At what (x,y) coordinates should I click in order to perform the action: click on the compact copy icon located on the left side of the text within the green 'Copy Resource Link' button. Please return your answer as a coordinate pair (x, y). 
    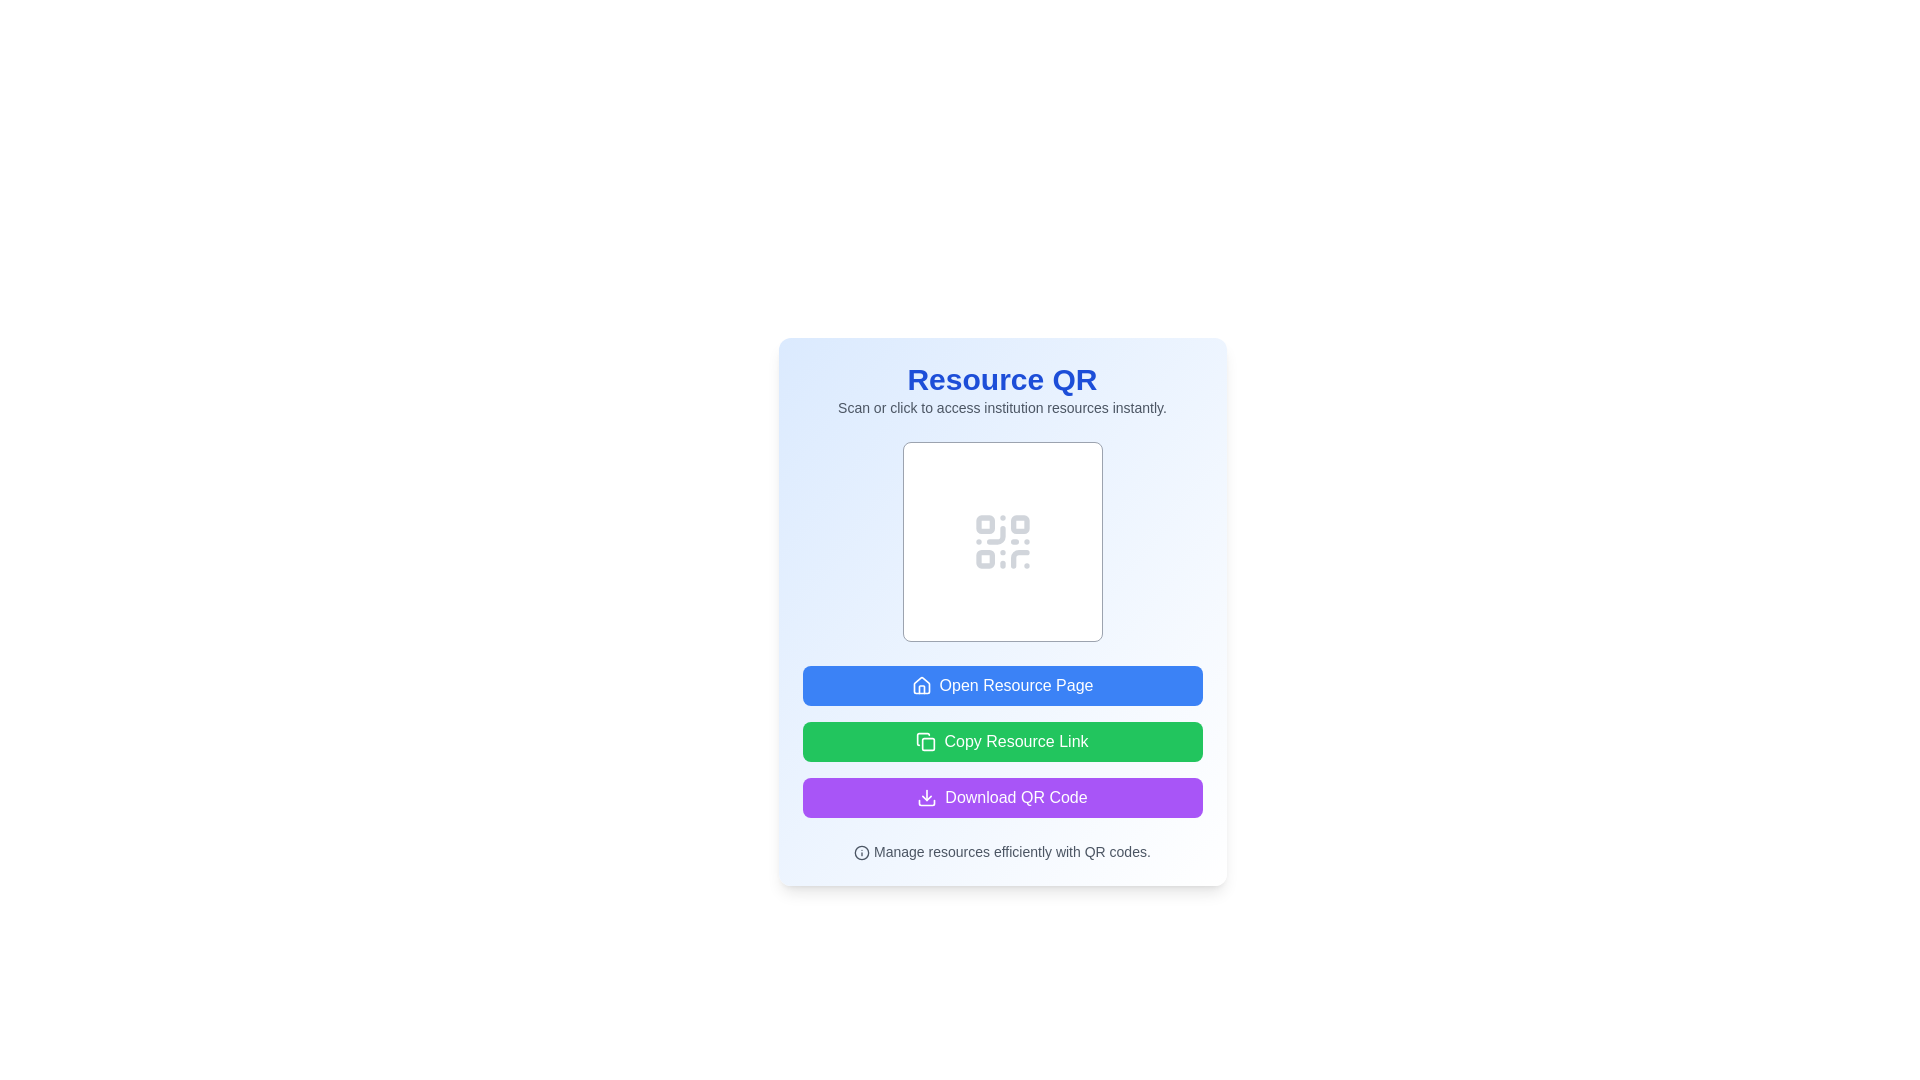
    Looking at the image, I should click on (925, 741).